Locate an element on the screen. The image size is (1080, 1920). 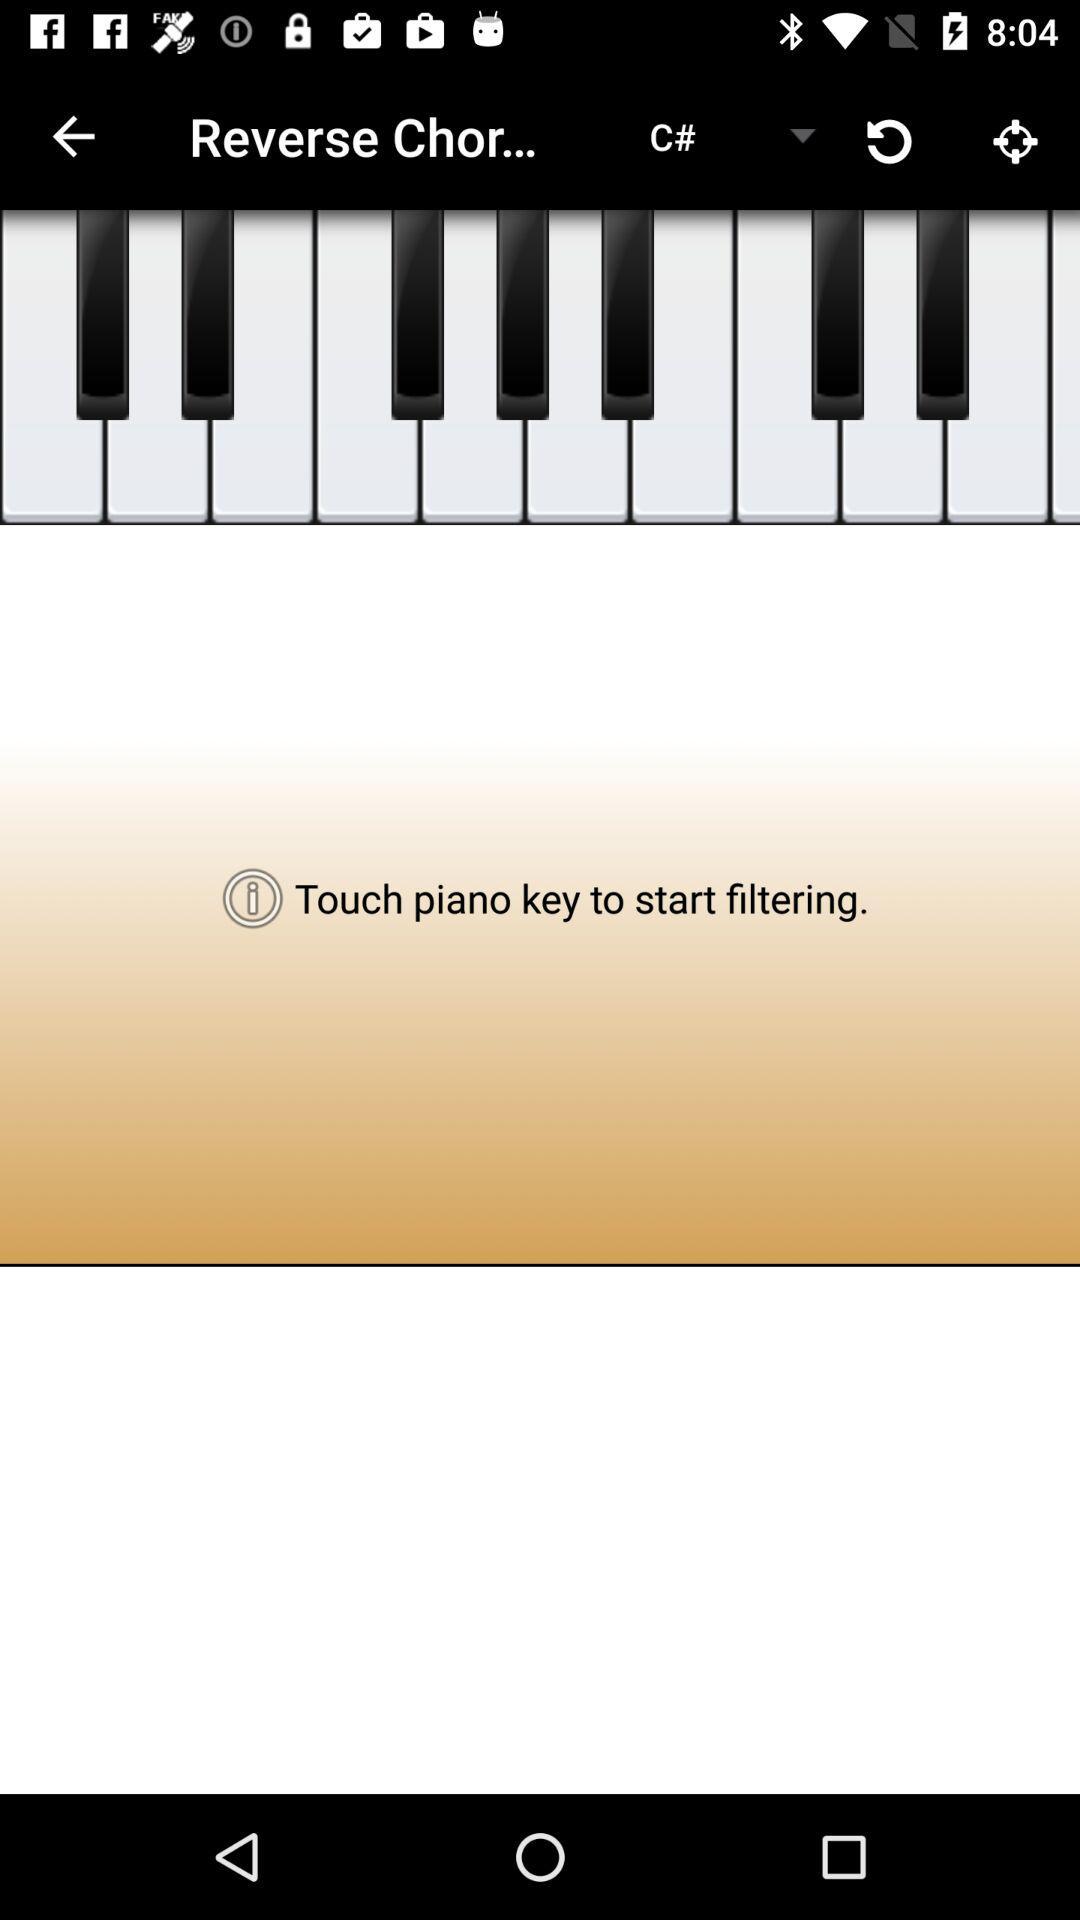
shows piano key button is located at coordinates (51, 367).